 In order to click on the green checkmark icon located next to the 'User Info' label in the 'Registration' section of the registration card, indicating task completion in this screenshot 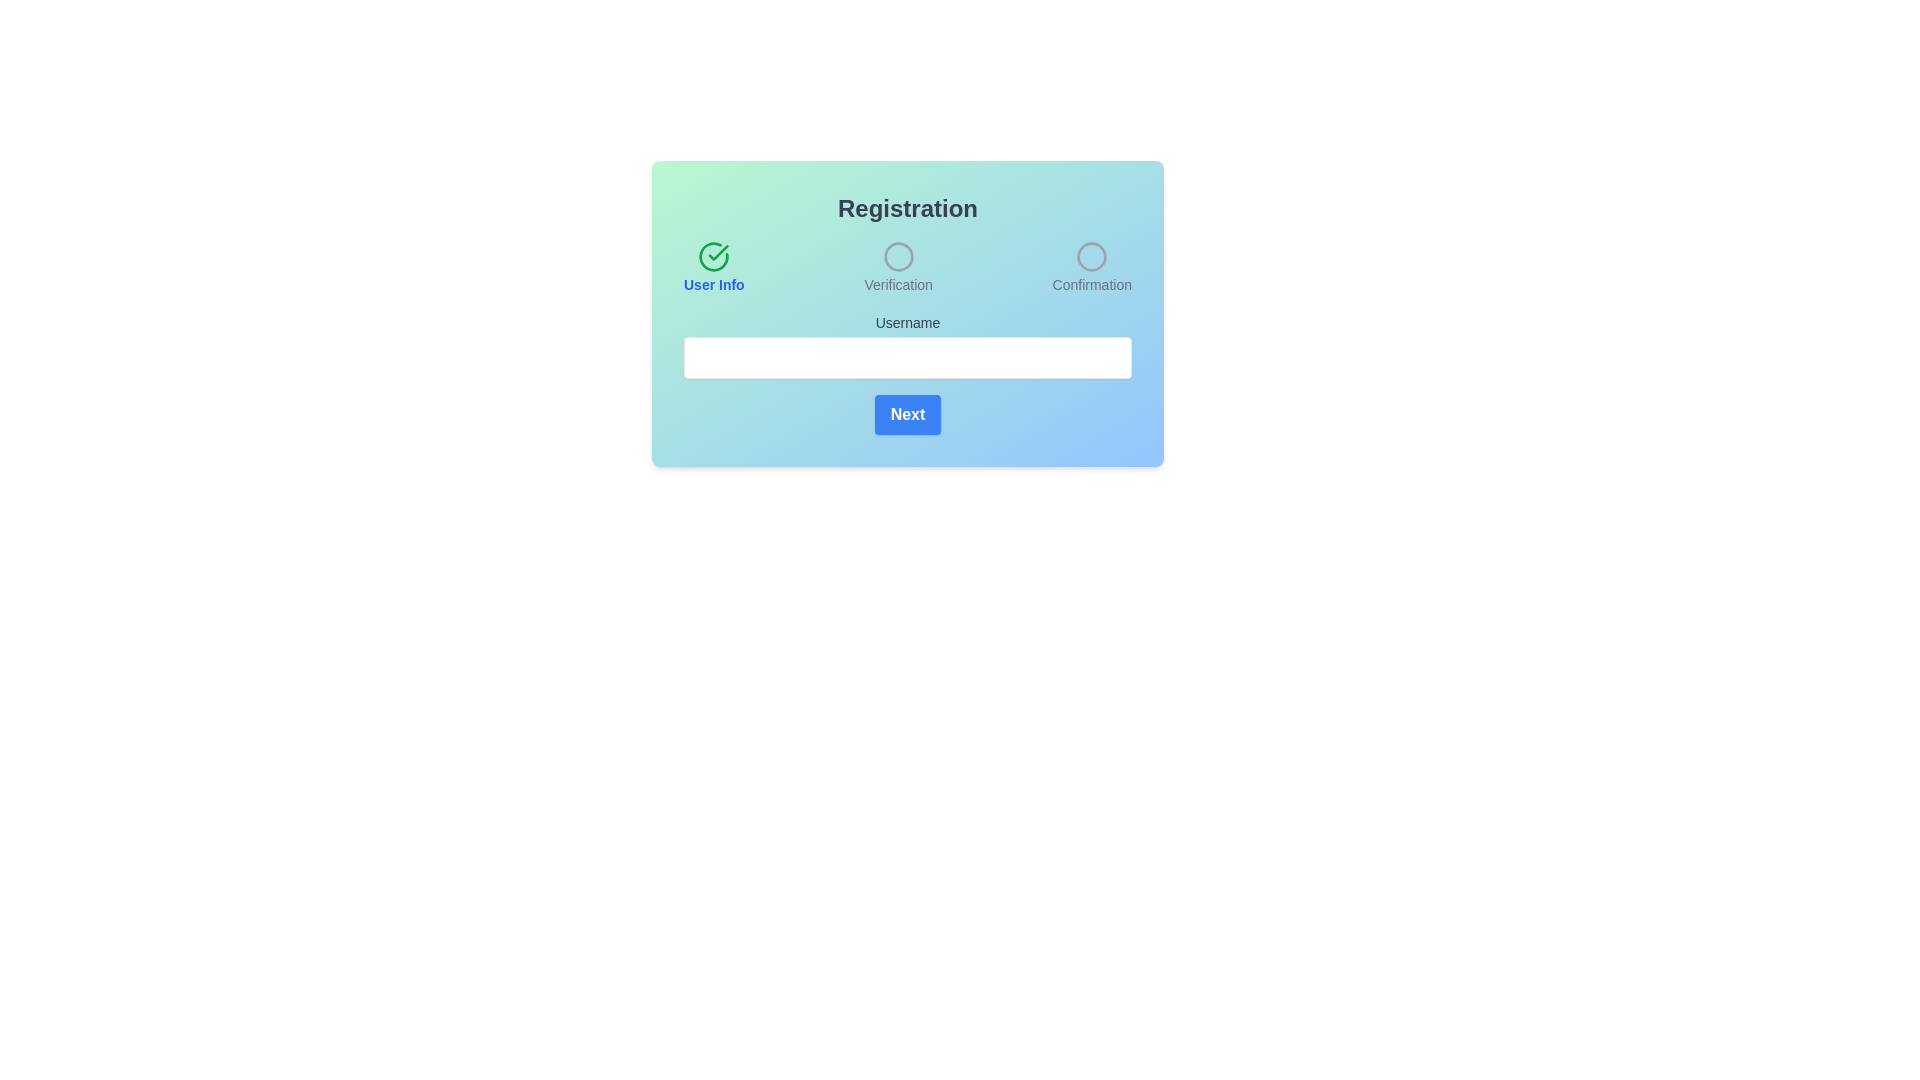, I will do `click(714, 256)`.